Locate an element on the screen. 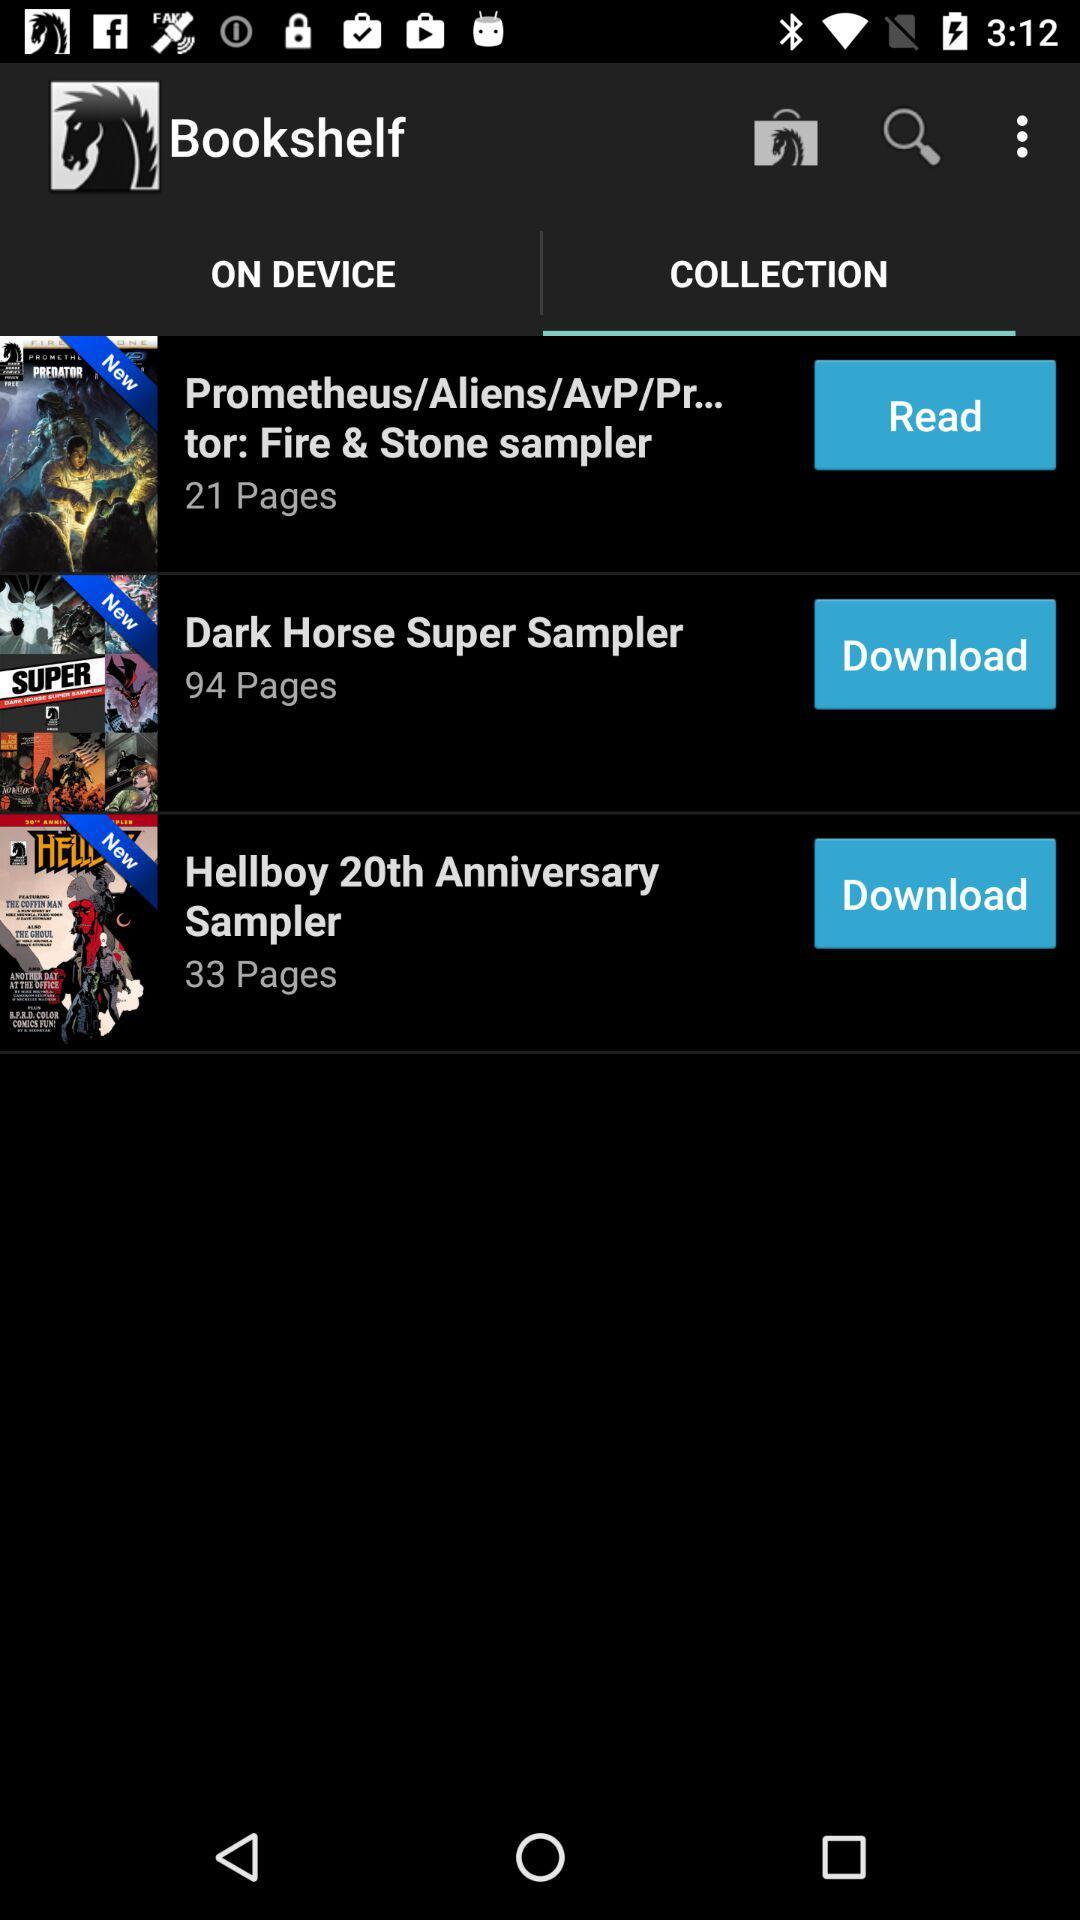 Image resolution: width=1080 pixels, height=1920 pixels. the icon to the right of the prometheus aliens avp item is located at coordinates (935, 414).